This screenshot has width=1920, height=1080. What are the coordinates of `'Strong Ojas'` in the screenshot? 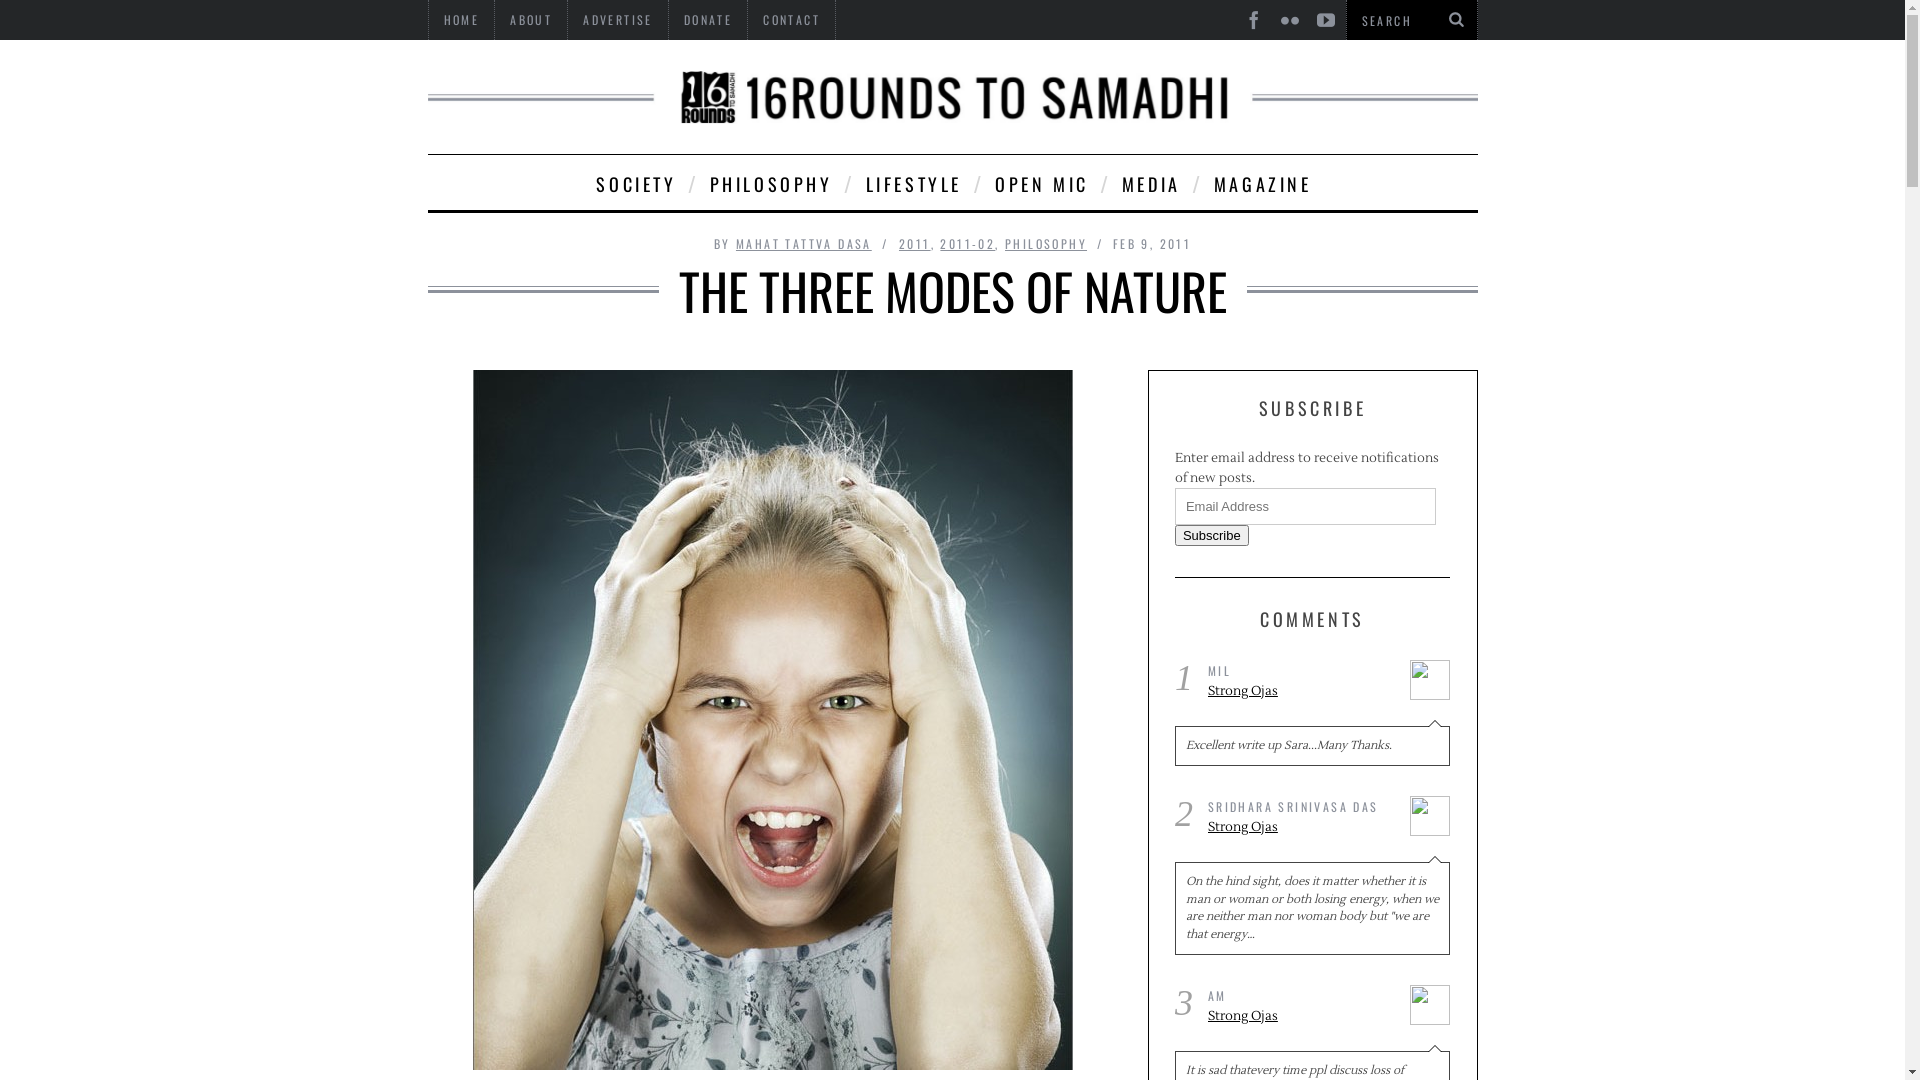 It's located at (1301, 690).